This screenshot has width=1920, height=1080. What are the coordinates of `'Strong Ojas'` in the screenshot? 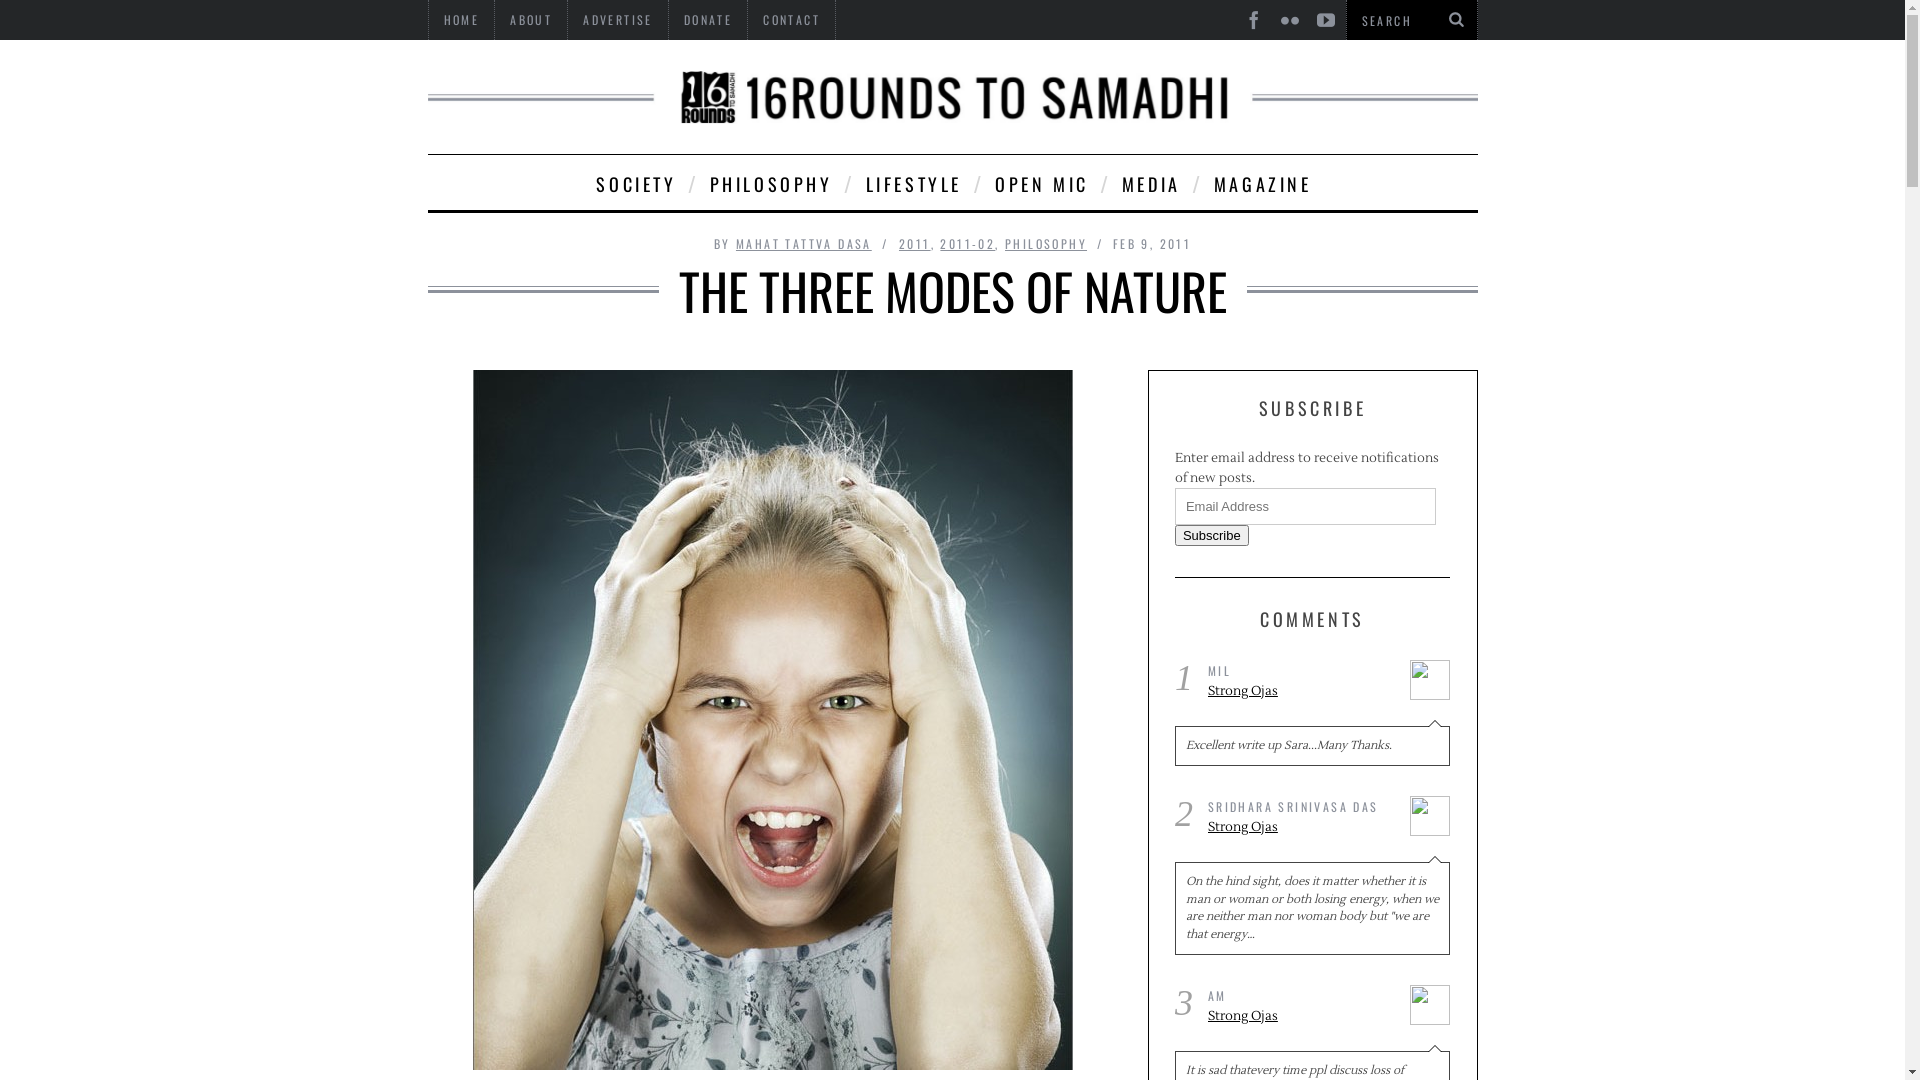 It's located at (1301, 690).